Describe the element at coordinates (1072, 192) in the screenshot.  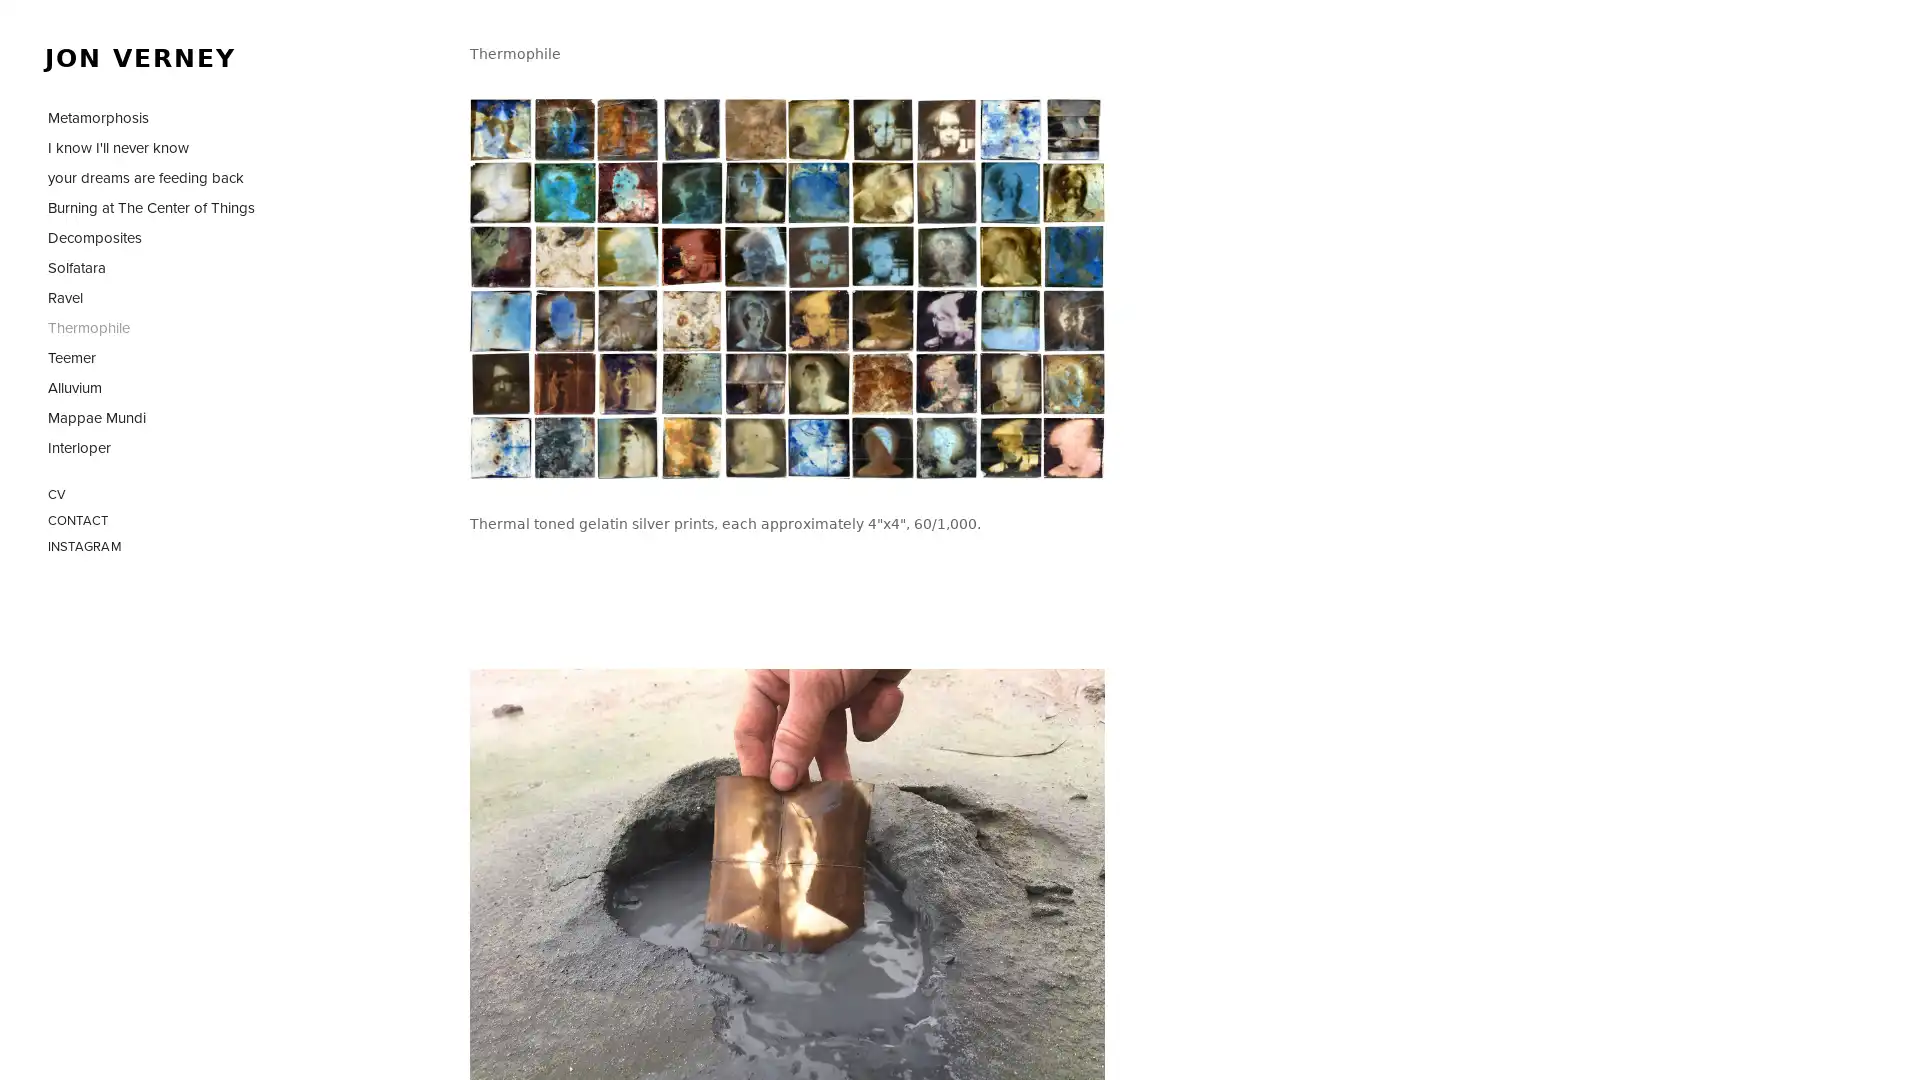
I see `View fullsize jon_verney_thermophile_3.jpg` at that location.